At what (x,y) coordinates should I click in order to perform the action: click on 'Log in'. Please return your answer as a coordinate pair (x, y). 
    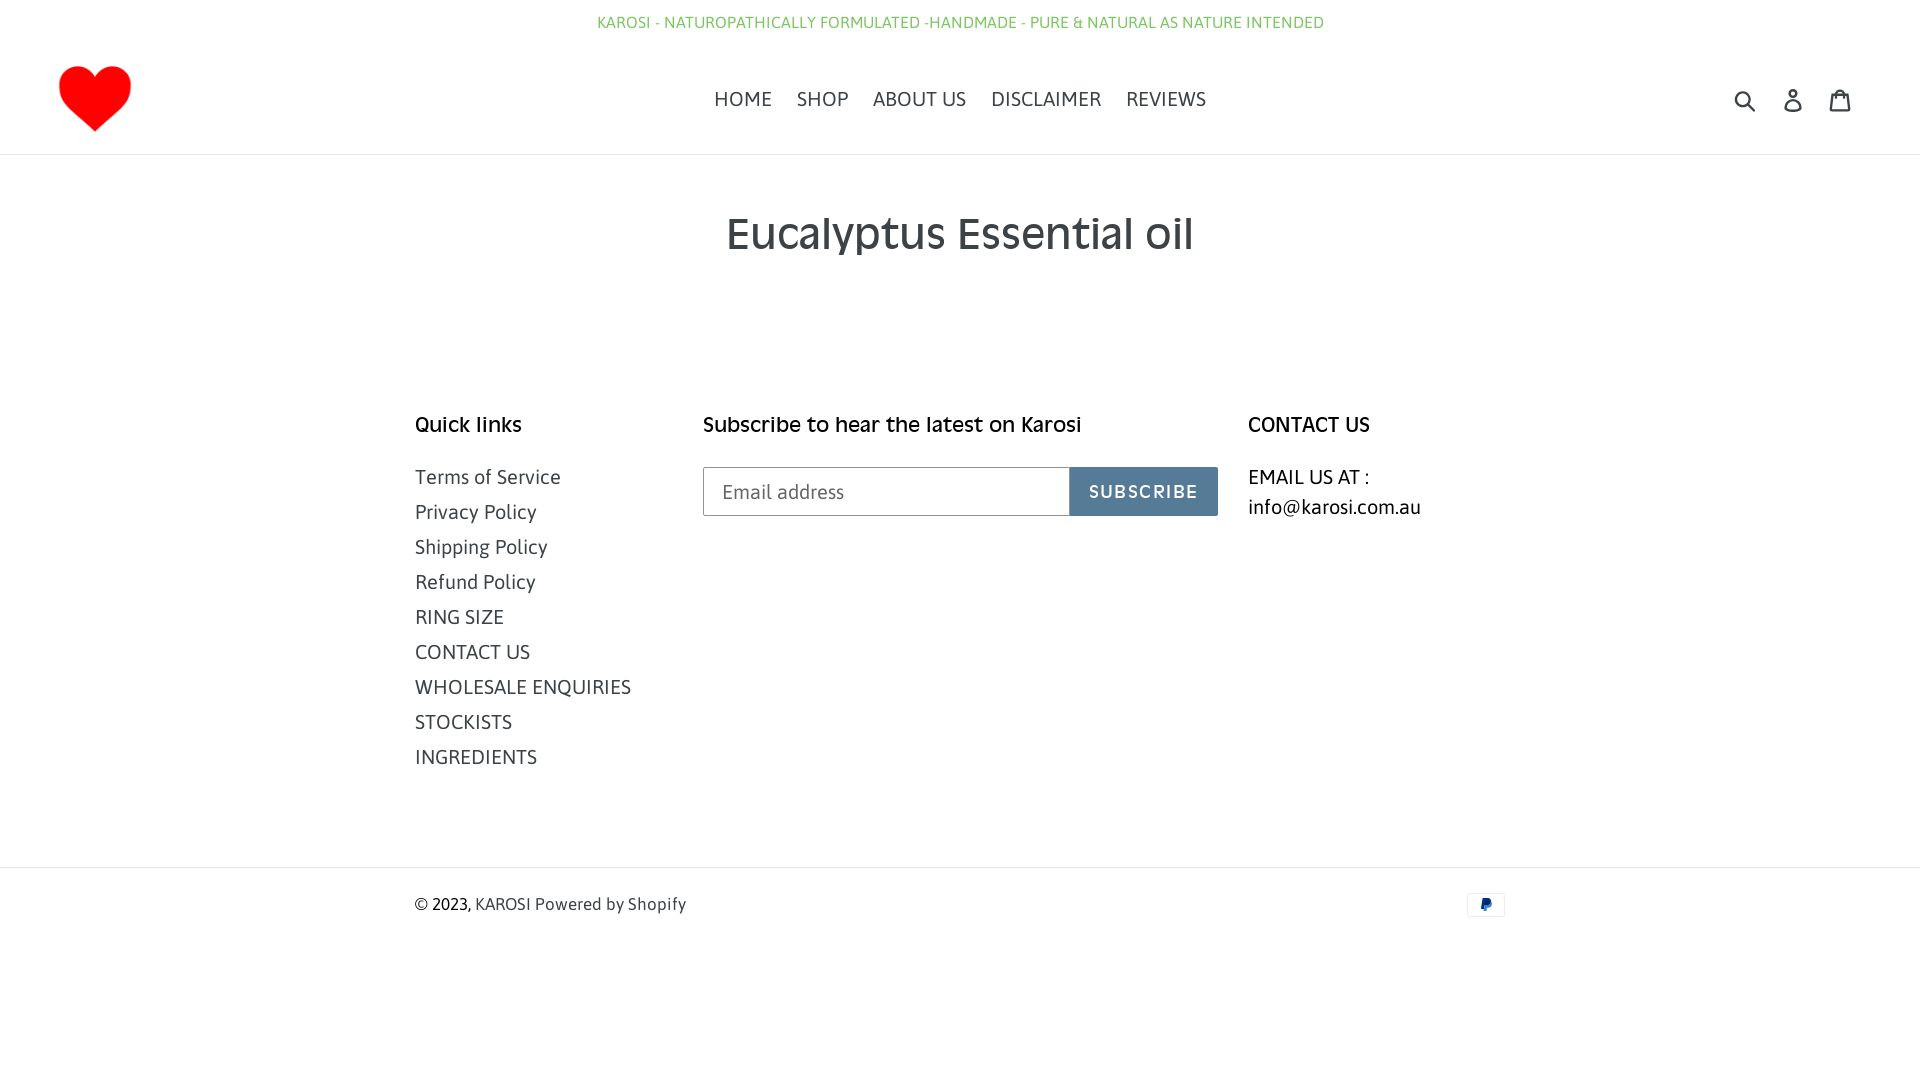
    Looking at the image, I should click on (1794, 99).